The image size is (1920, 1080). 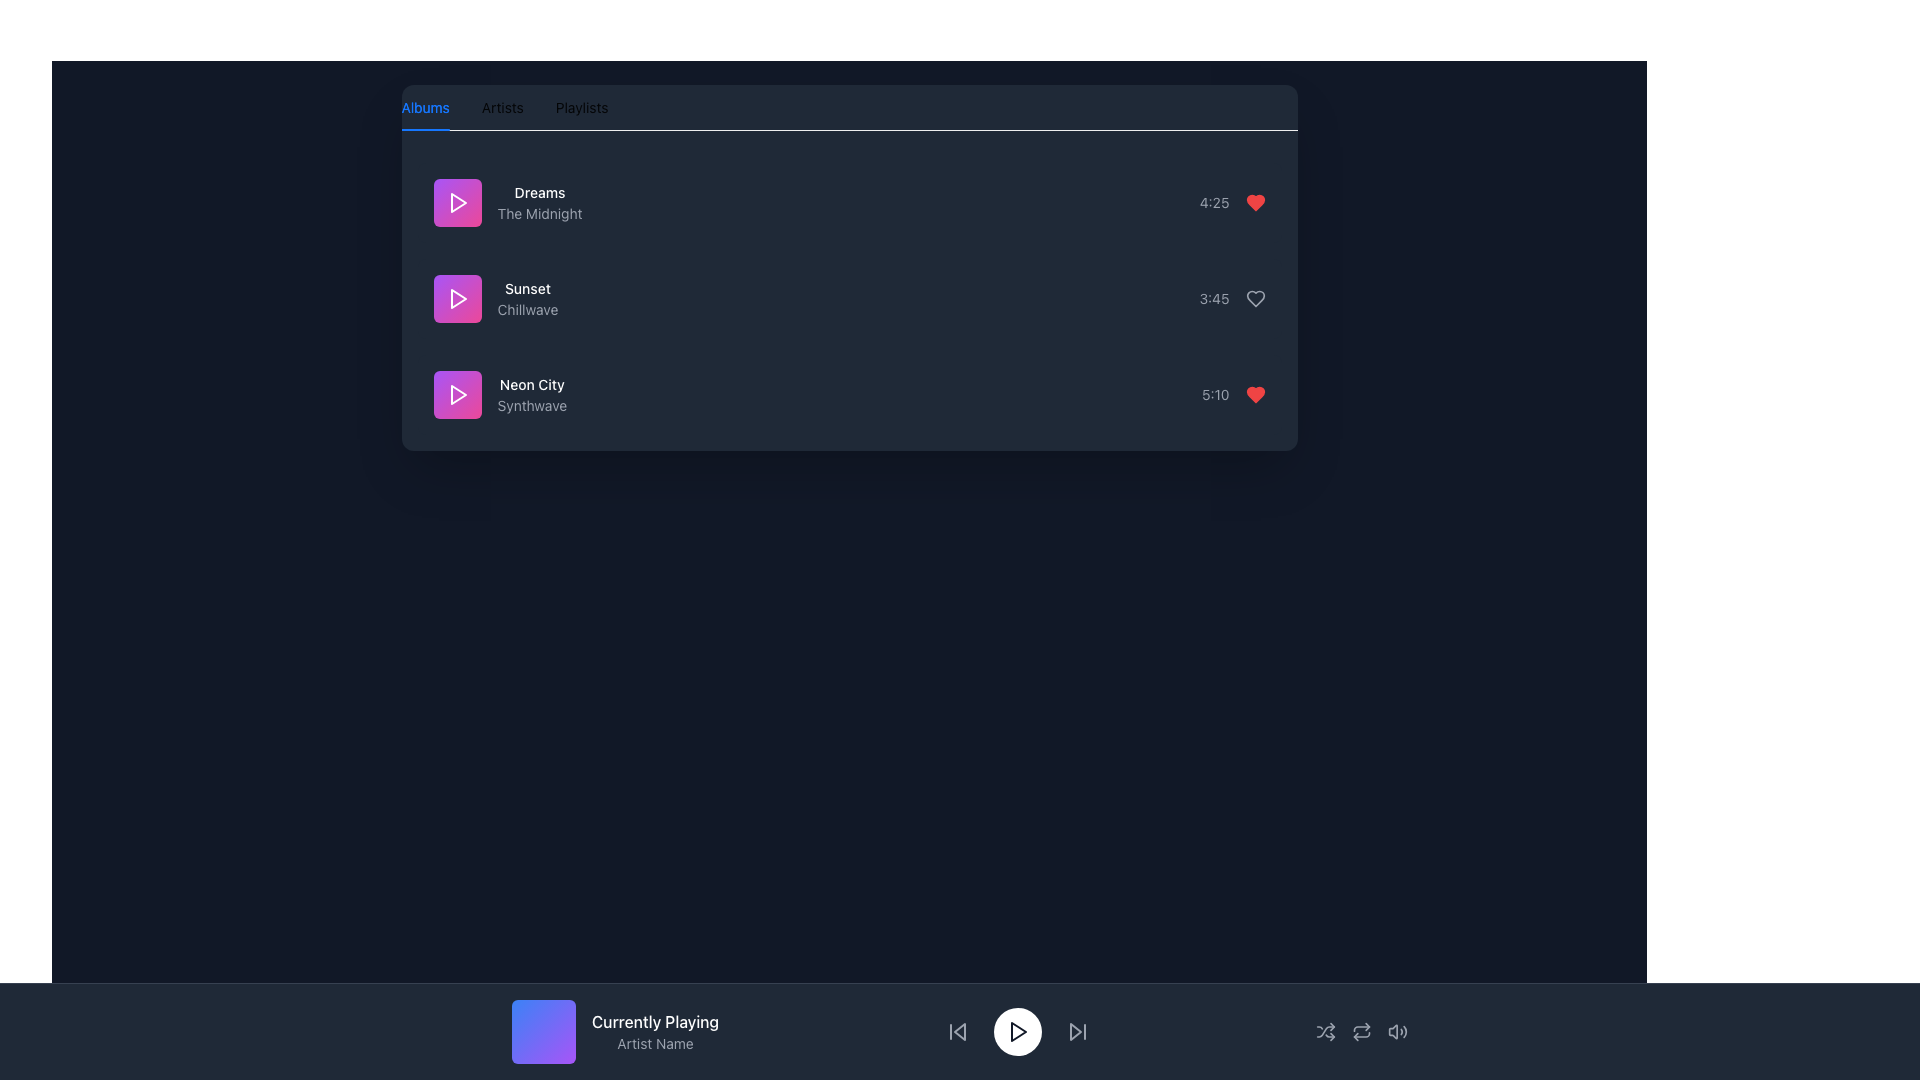 What do you see at coordinates (1214, 394) in the screenshot?
I see `the text element displaying the time '5:10' in light gray color on a dark background, which is the first item in a horizontally organized row of elements` at bounding box center [1214, 394].